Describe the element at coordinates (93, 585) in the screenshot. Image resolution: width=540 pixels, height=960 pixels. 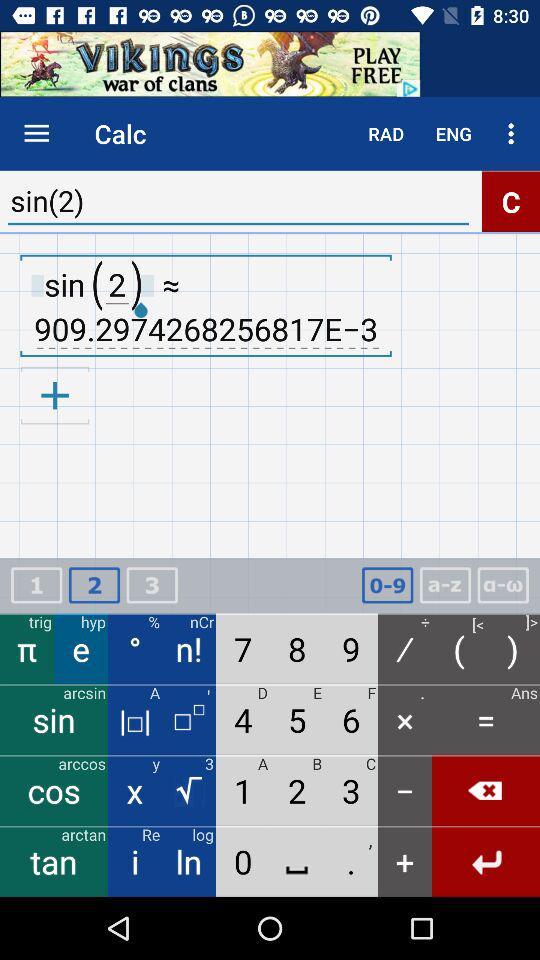
I see `calculater` at that location.